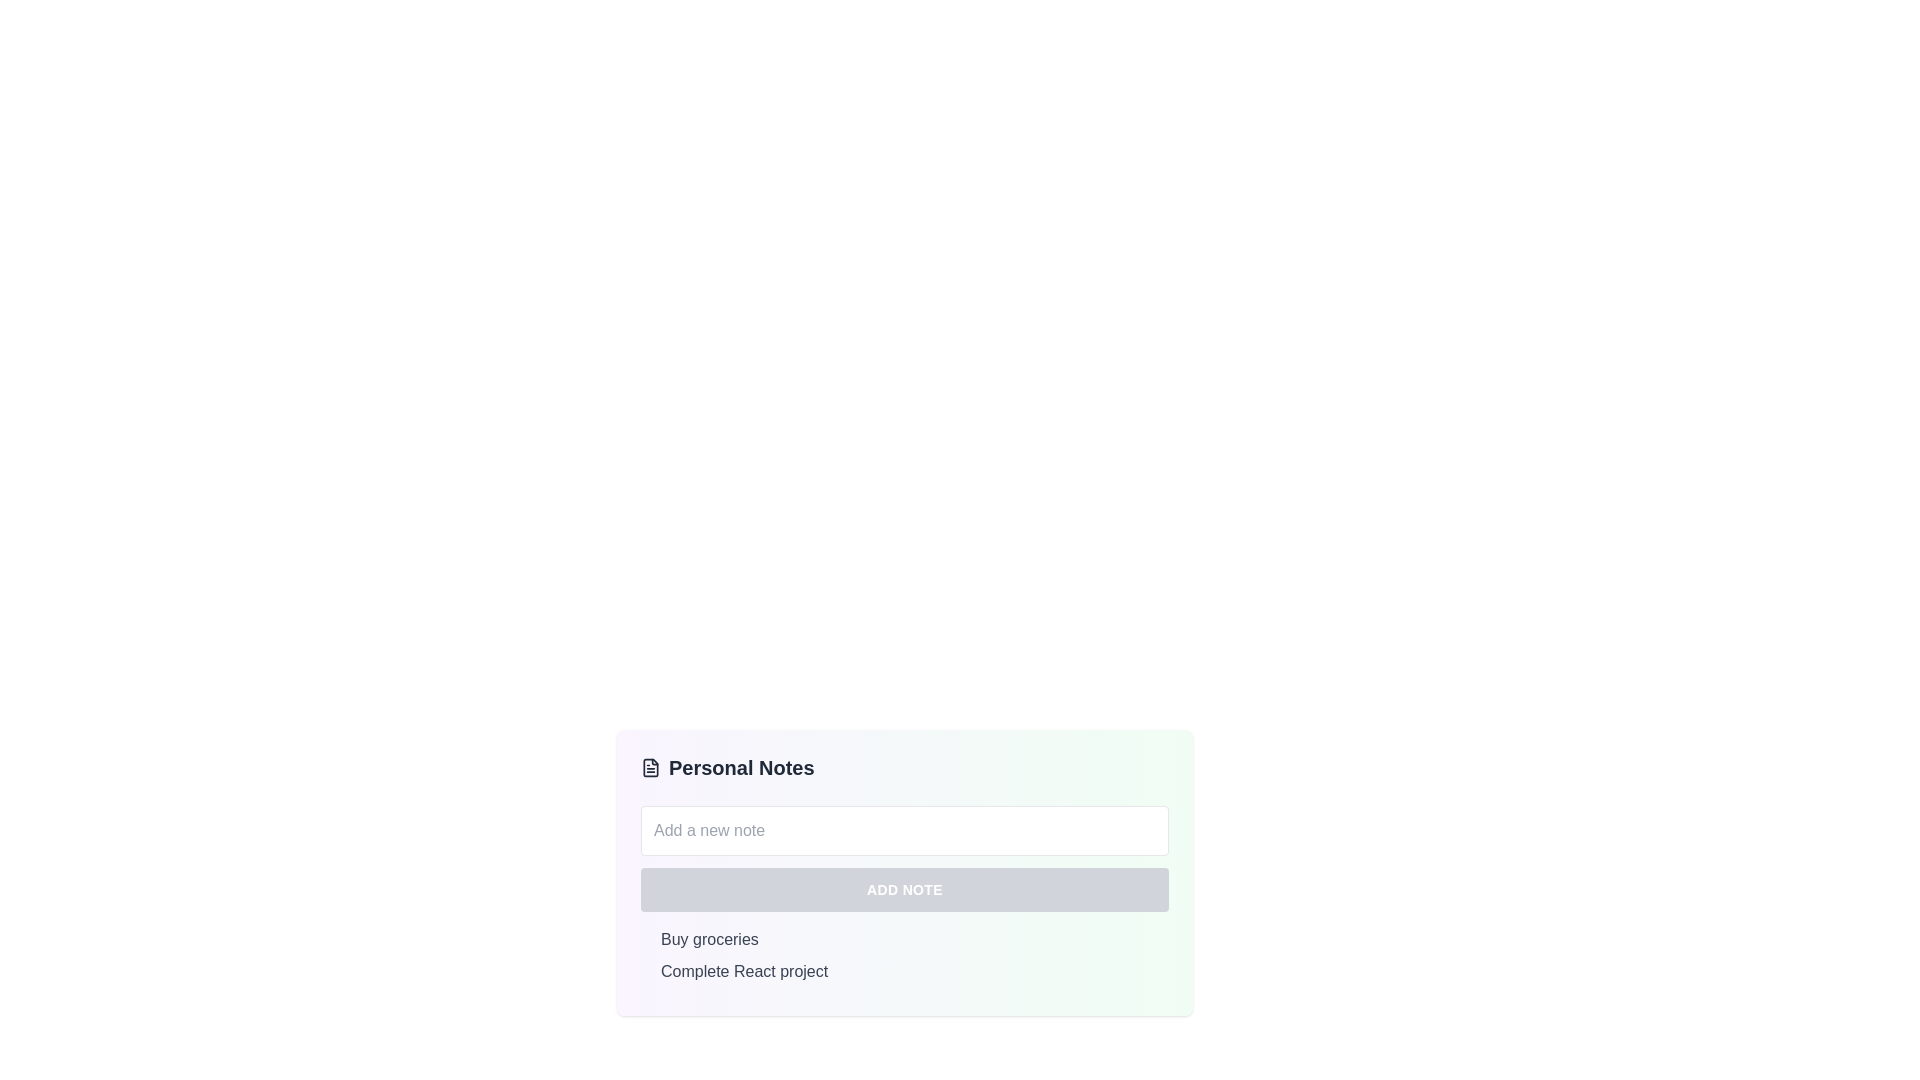  Describe the element at coordinates (904, 871) in the screenshot. I see `the 'Add Note' button in the note-taking widget` at that location.